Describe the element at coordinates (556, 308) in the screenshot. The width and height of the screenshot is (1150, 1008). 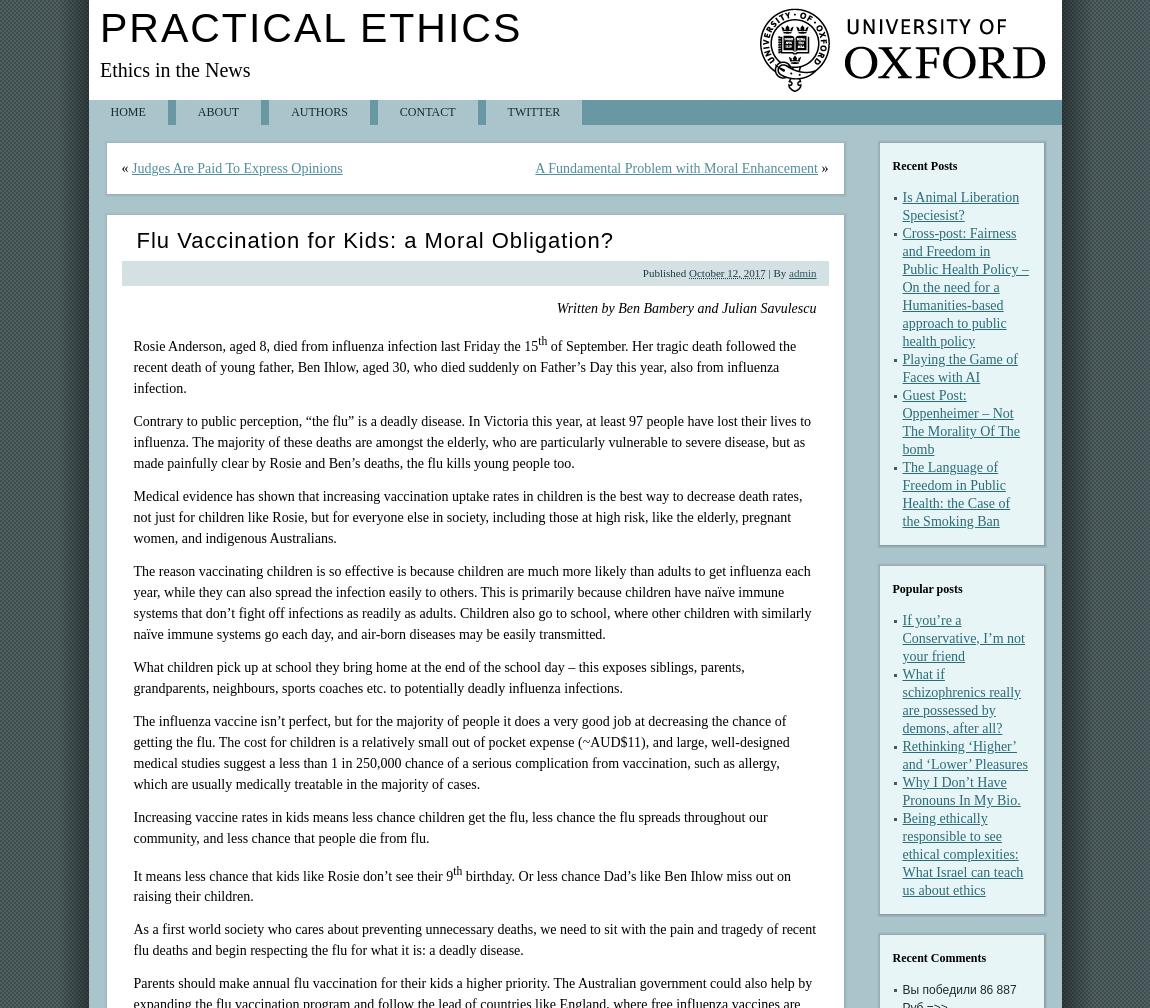
I see `'Written by Ben Bambery and Julian Savulescu'` at that location.